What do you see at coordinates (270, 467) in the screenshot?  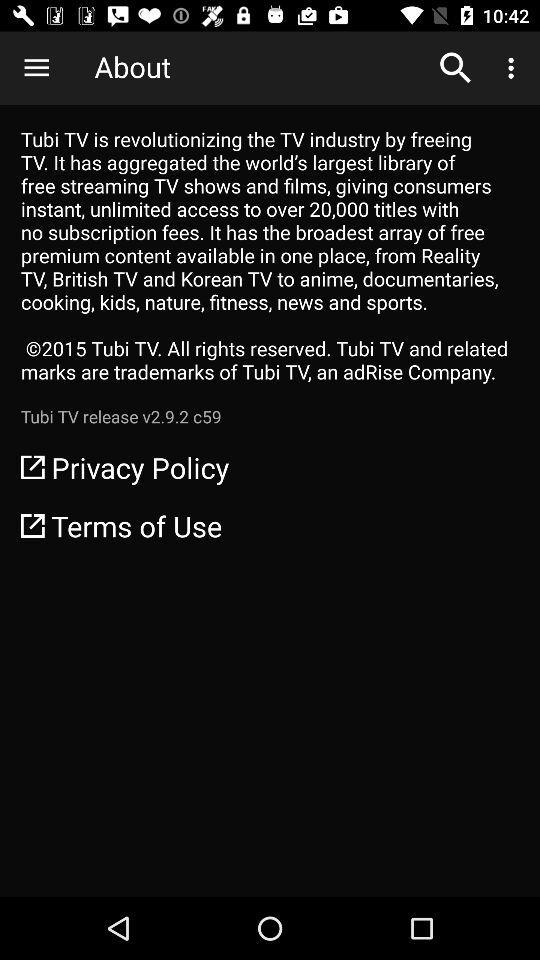 I see `the icon above the terms of use icon` at bounding box center [270, 467].